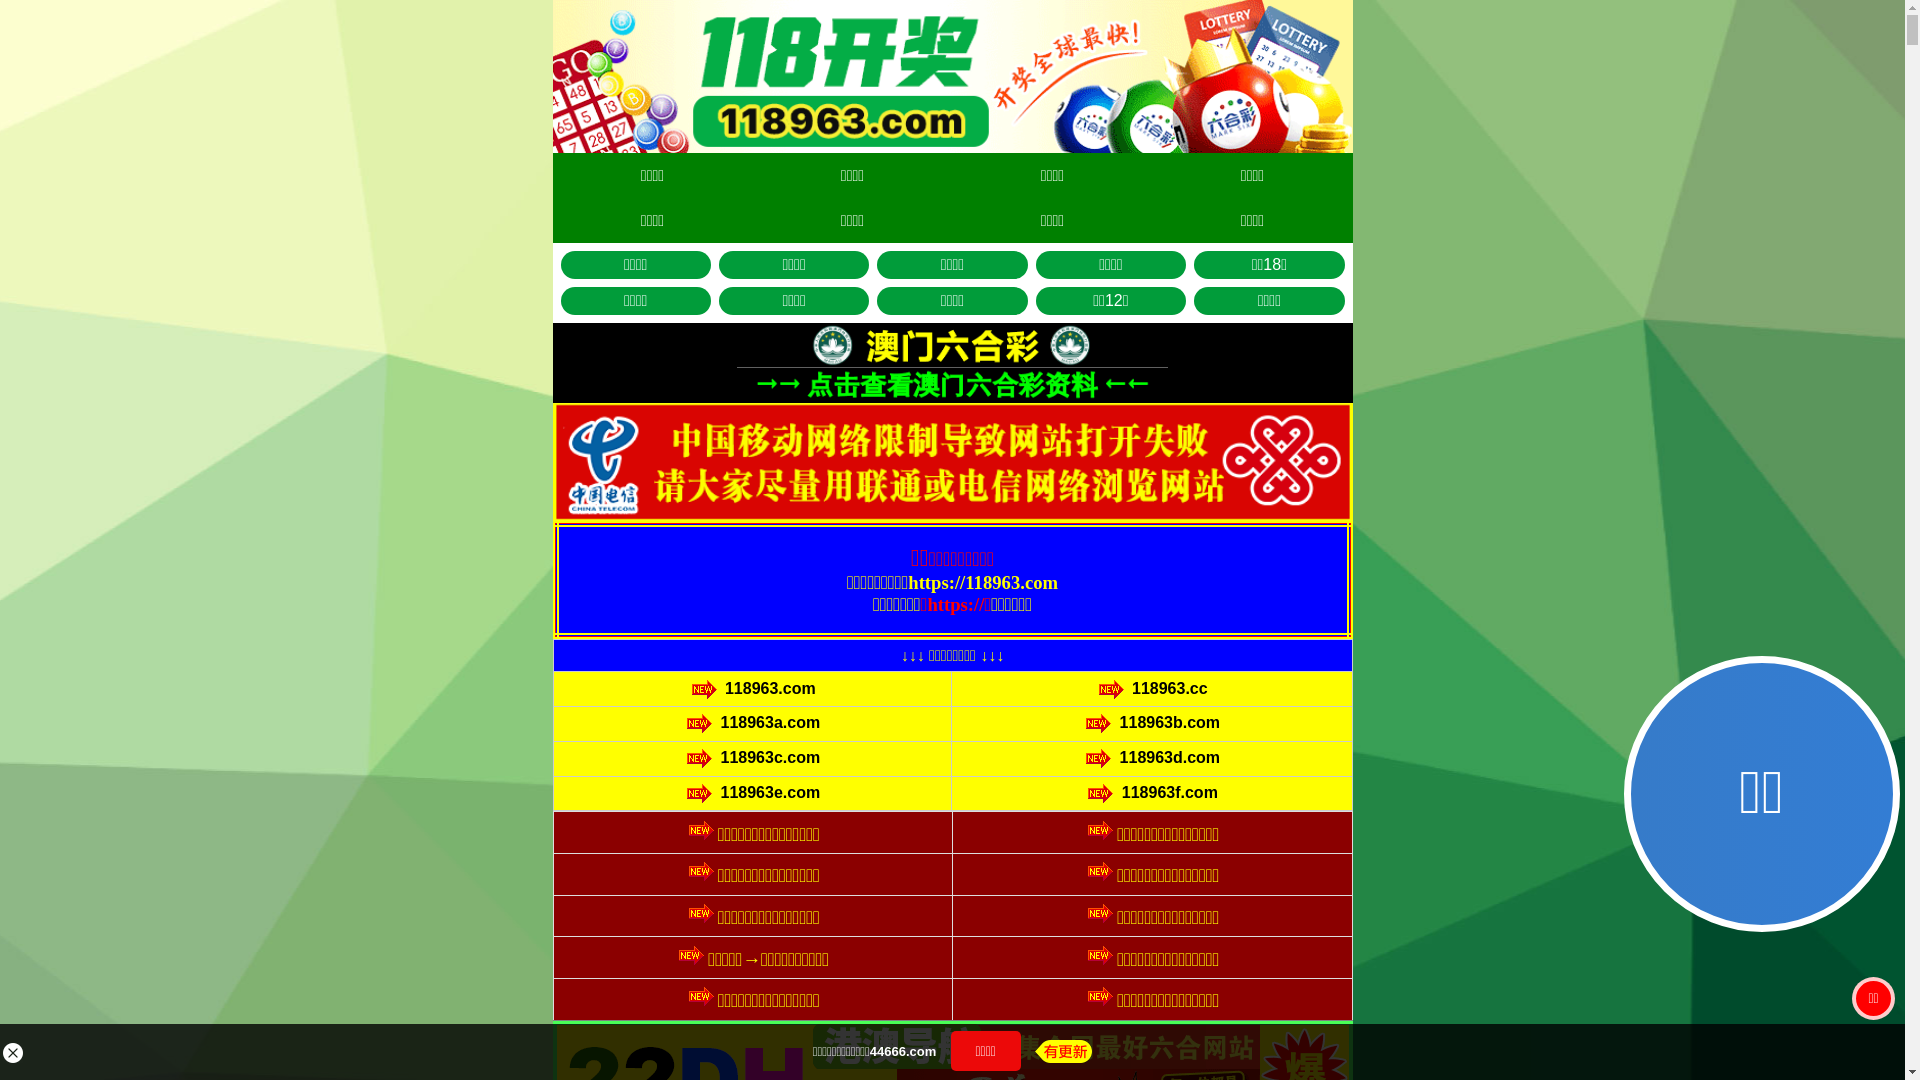  Describe the element at coordinates (1014, 587) in the screenshot. I see `'9797.cc'` at that location.